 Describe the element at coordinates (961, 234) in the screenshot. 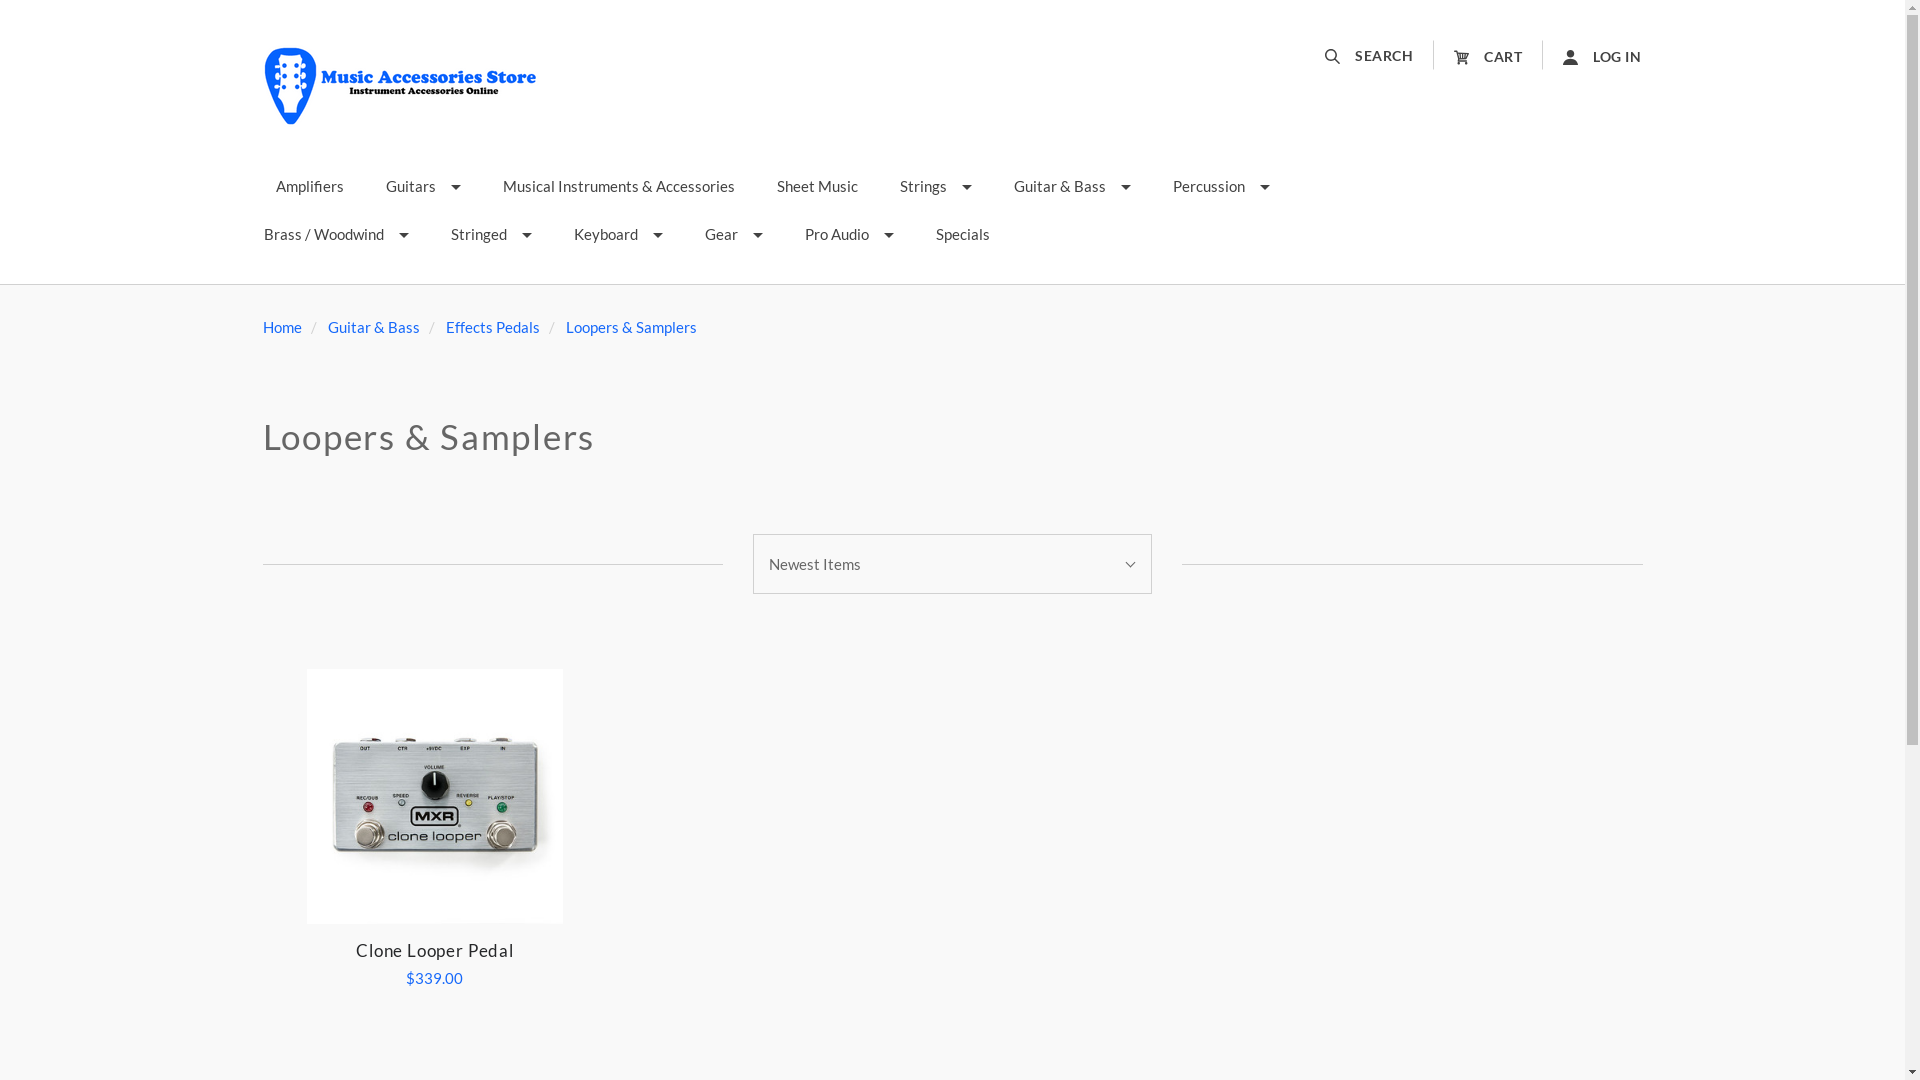

I see `'Specials'` at that location.